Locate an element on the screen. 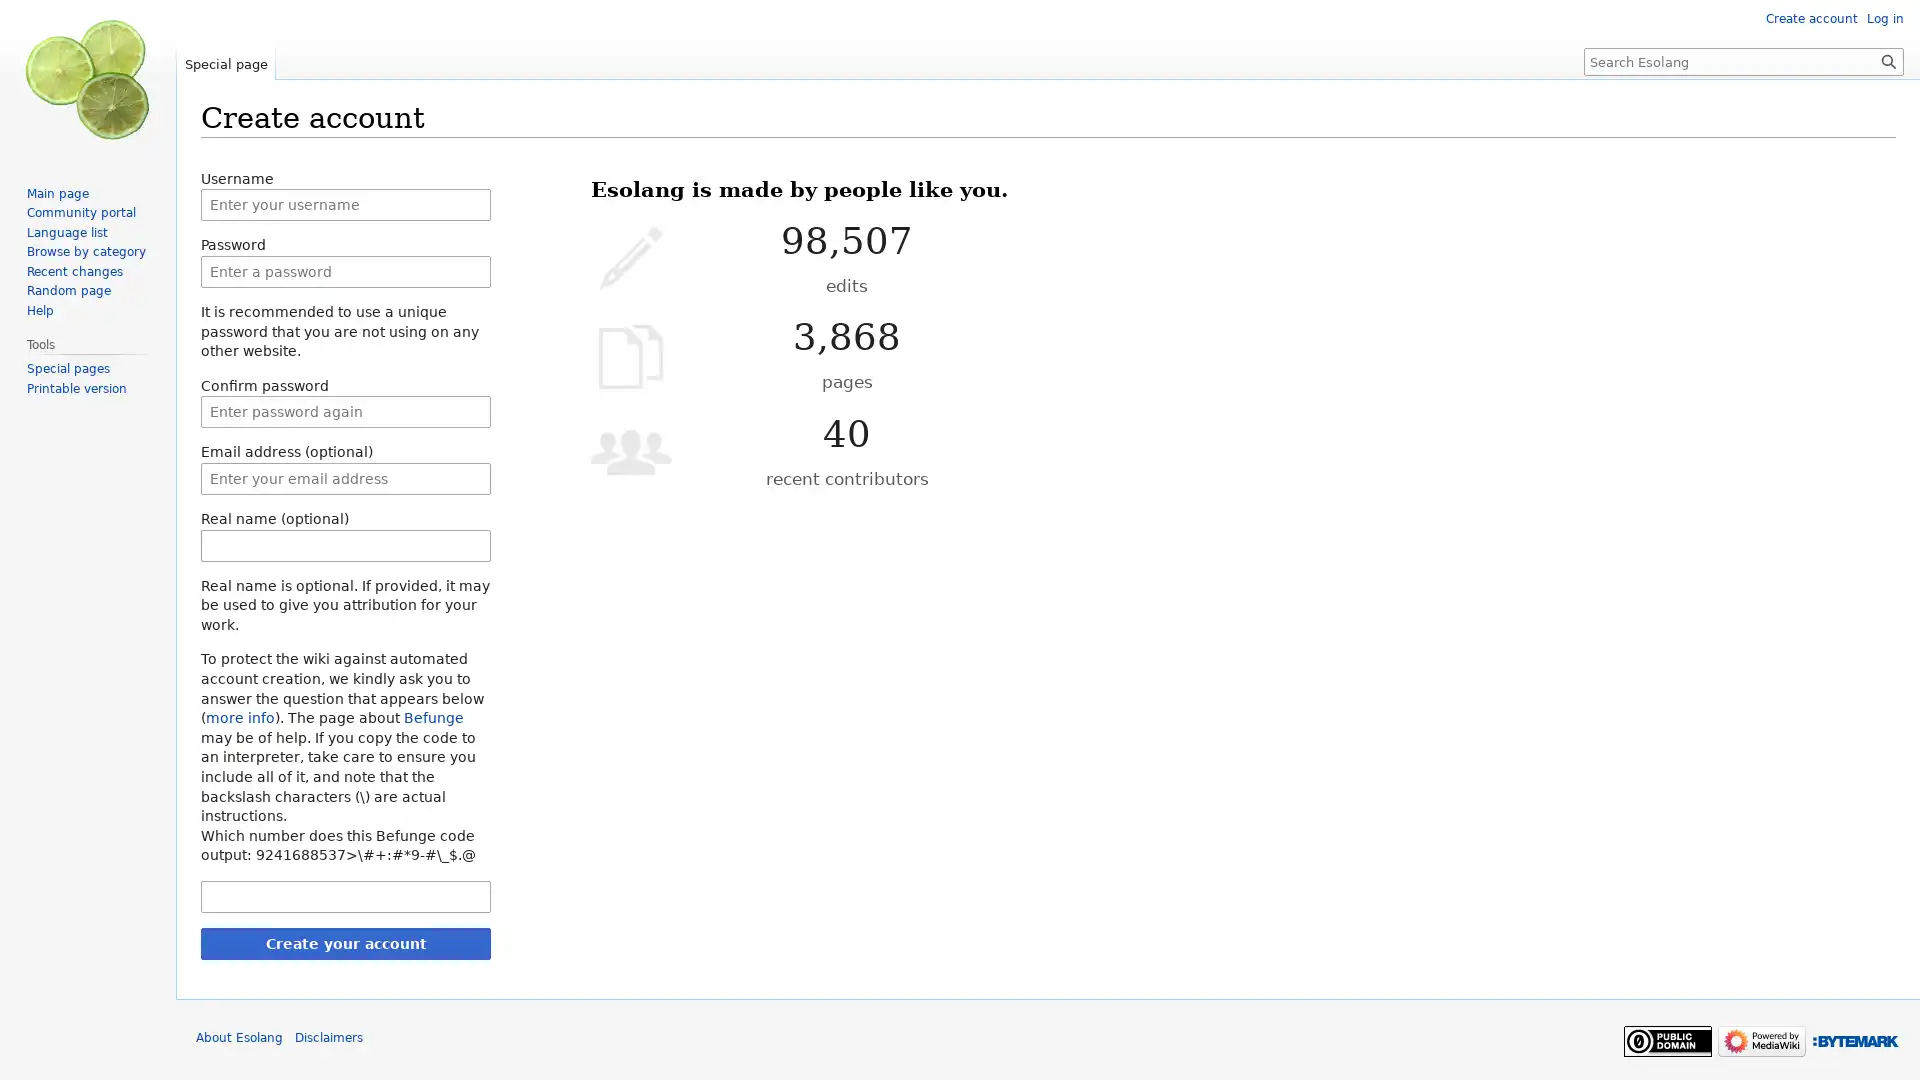 The image size is (1920, 1080). Go is located at coordinates (1888, 60).